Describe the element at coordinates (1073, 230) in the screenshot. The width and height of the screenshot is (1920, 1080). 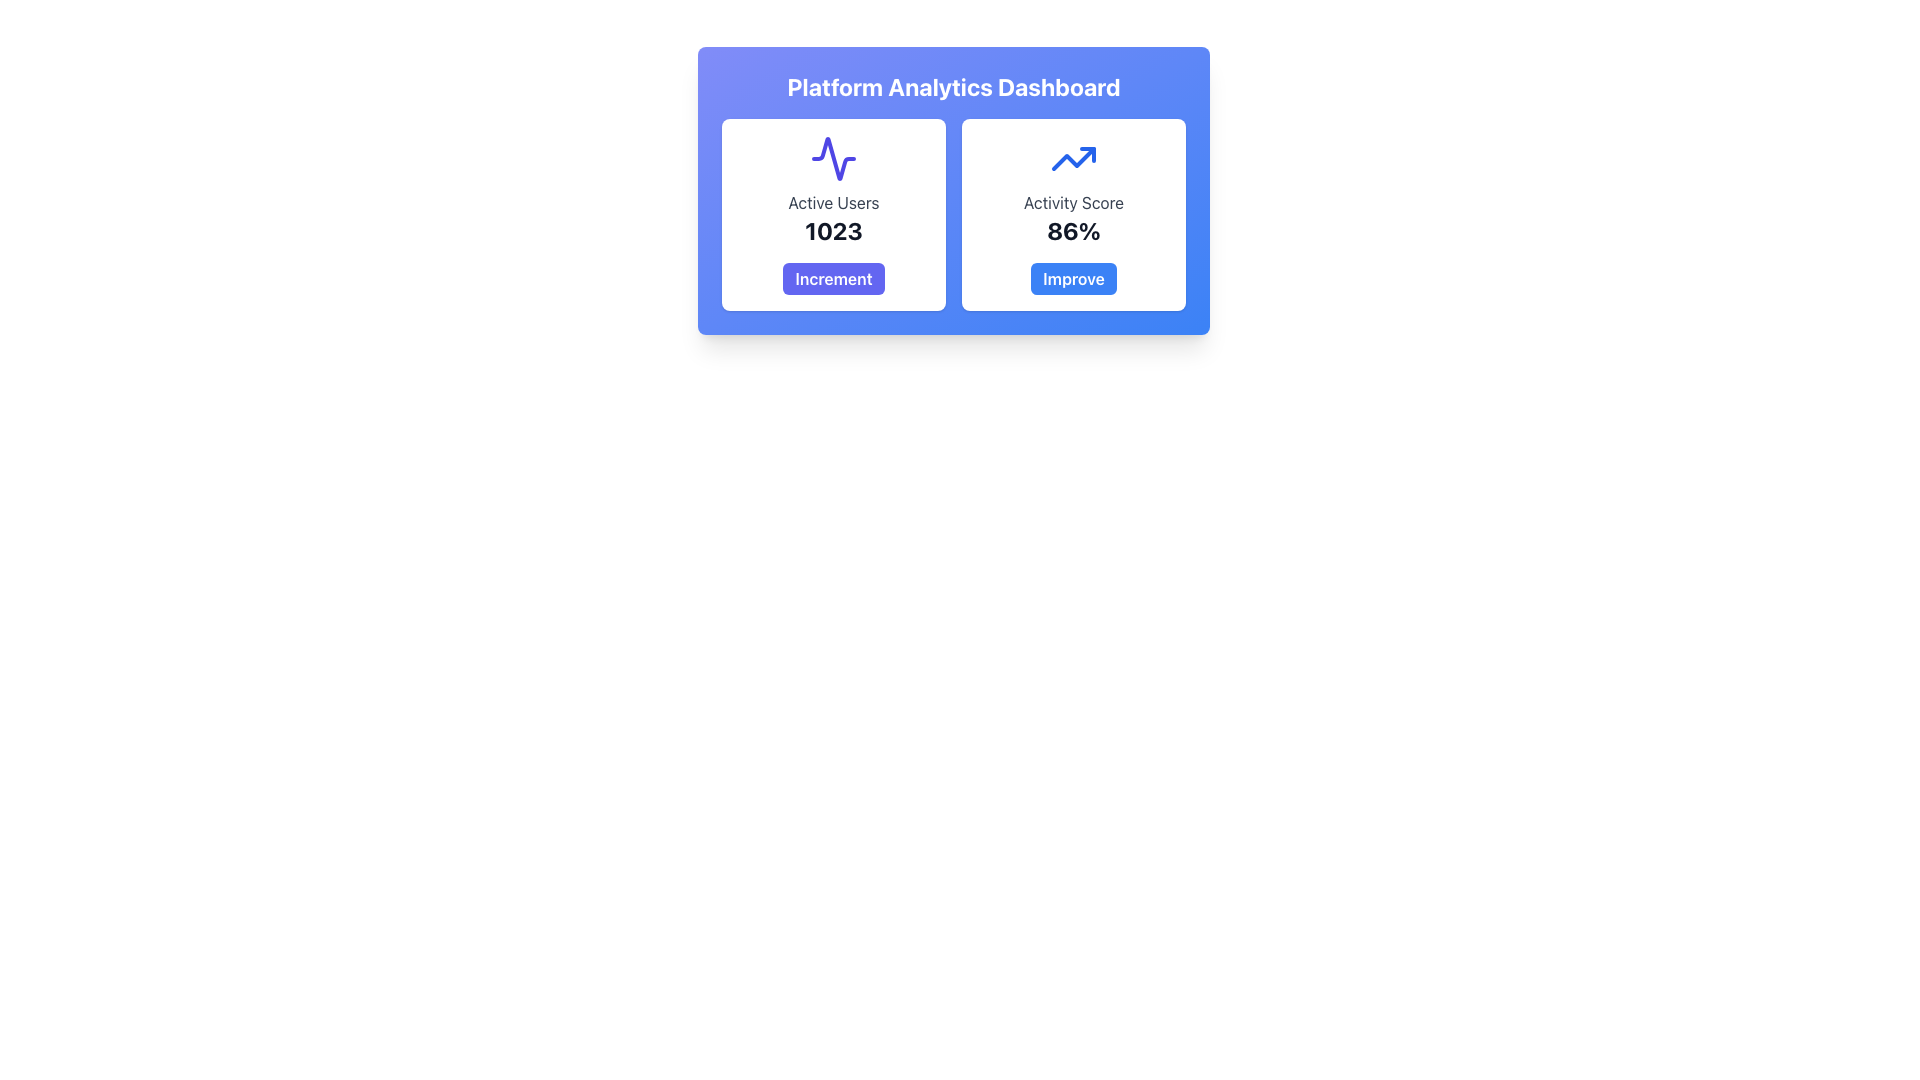
I see `the Text Display element that shows '86%' in a large, bold sans-serif font, which is centered within the 'Activity Score' card component` at that location.